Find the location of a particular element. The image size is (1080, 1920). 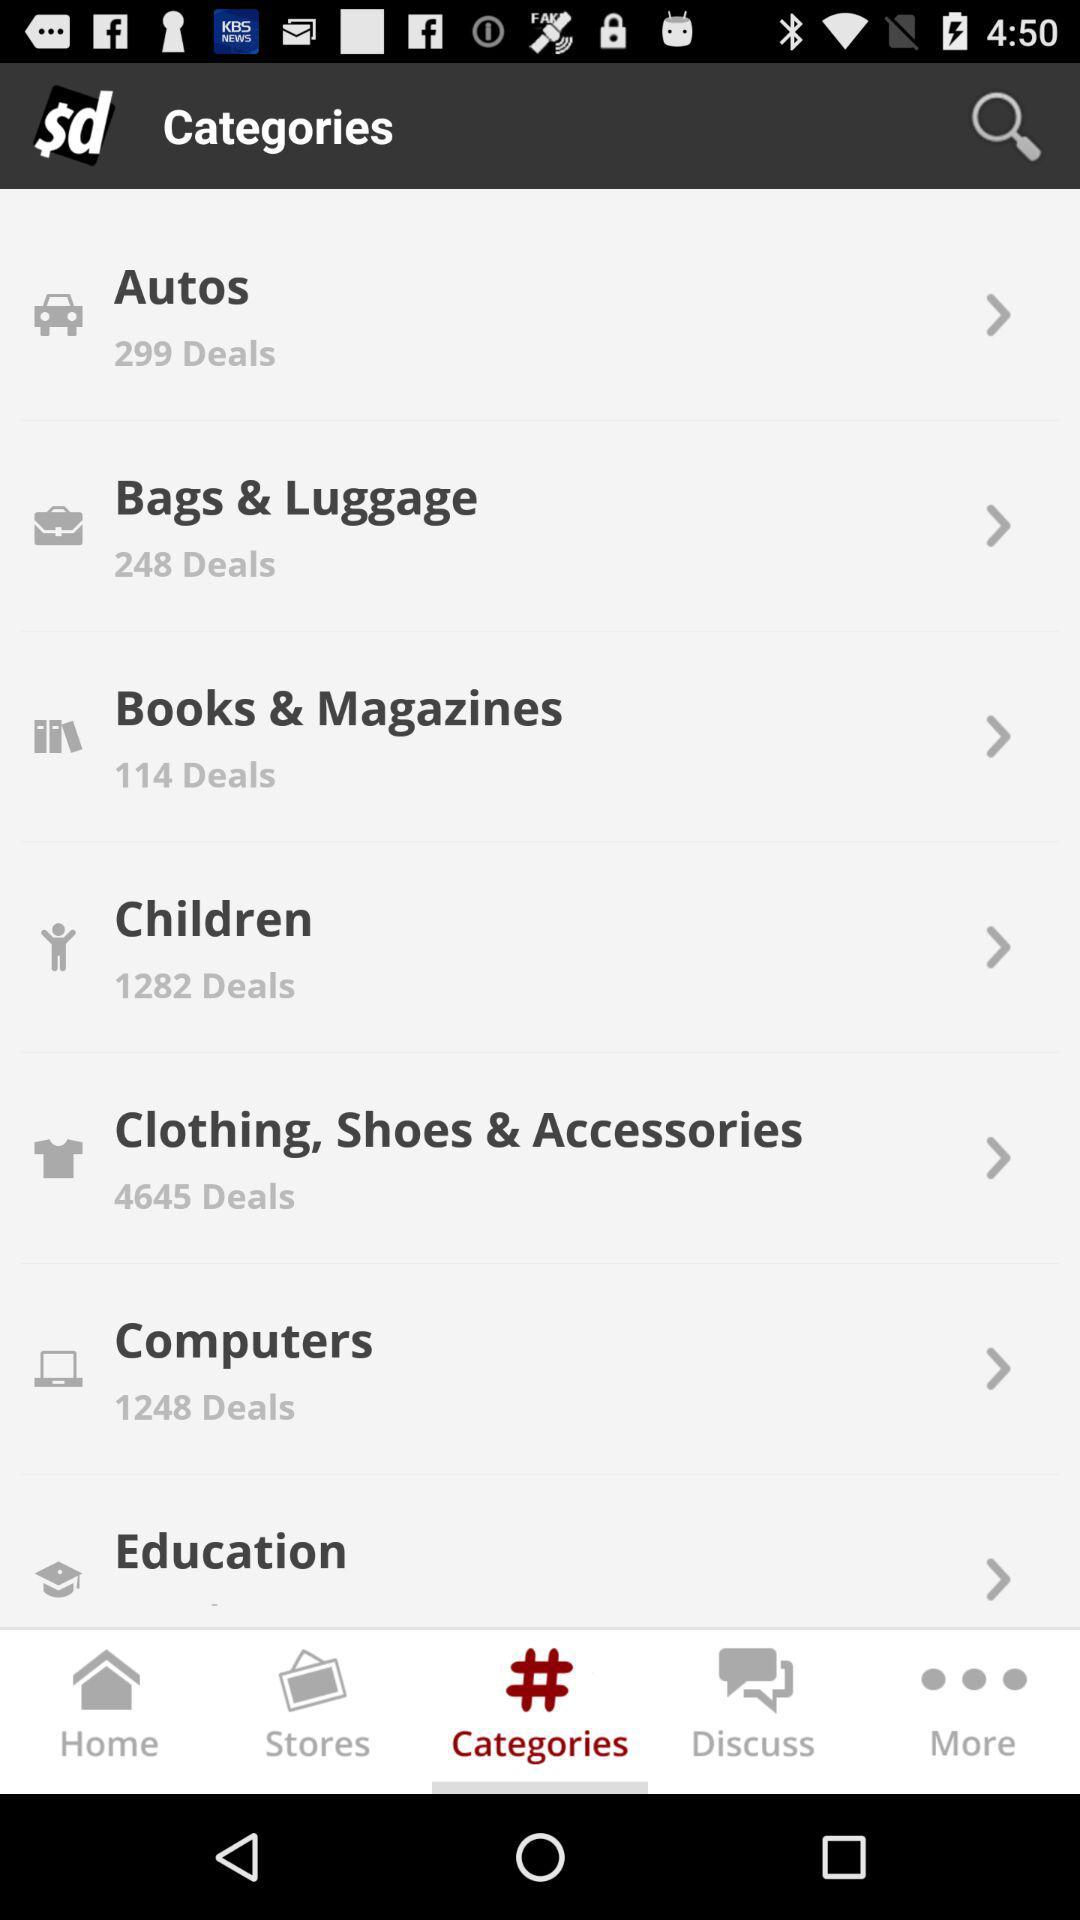

3 deals is located at coordinates (174, 1595).